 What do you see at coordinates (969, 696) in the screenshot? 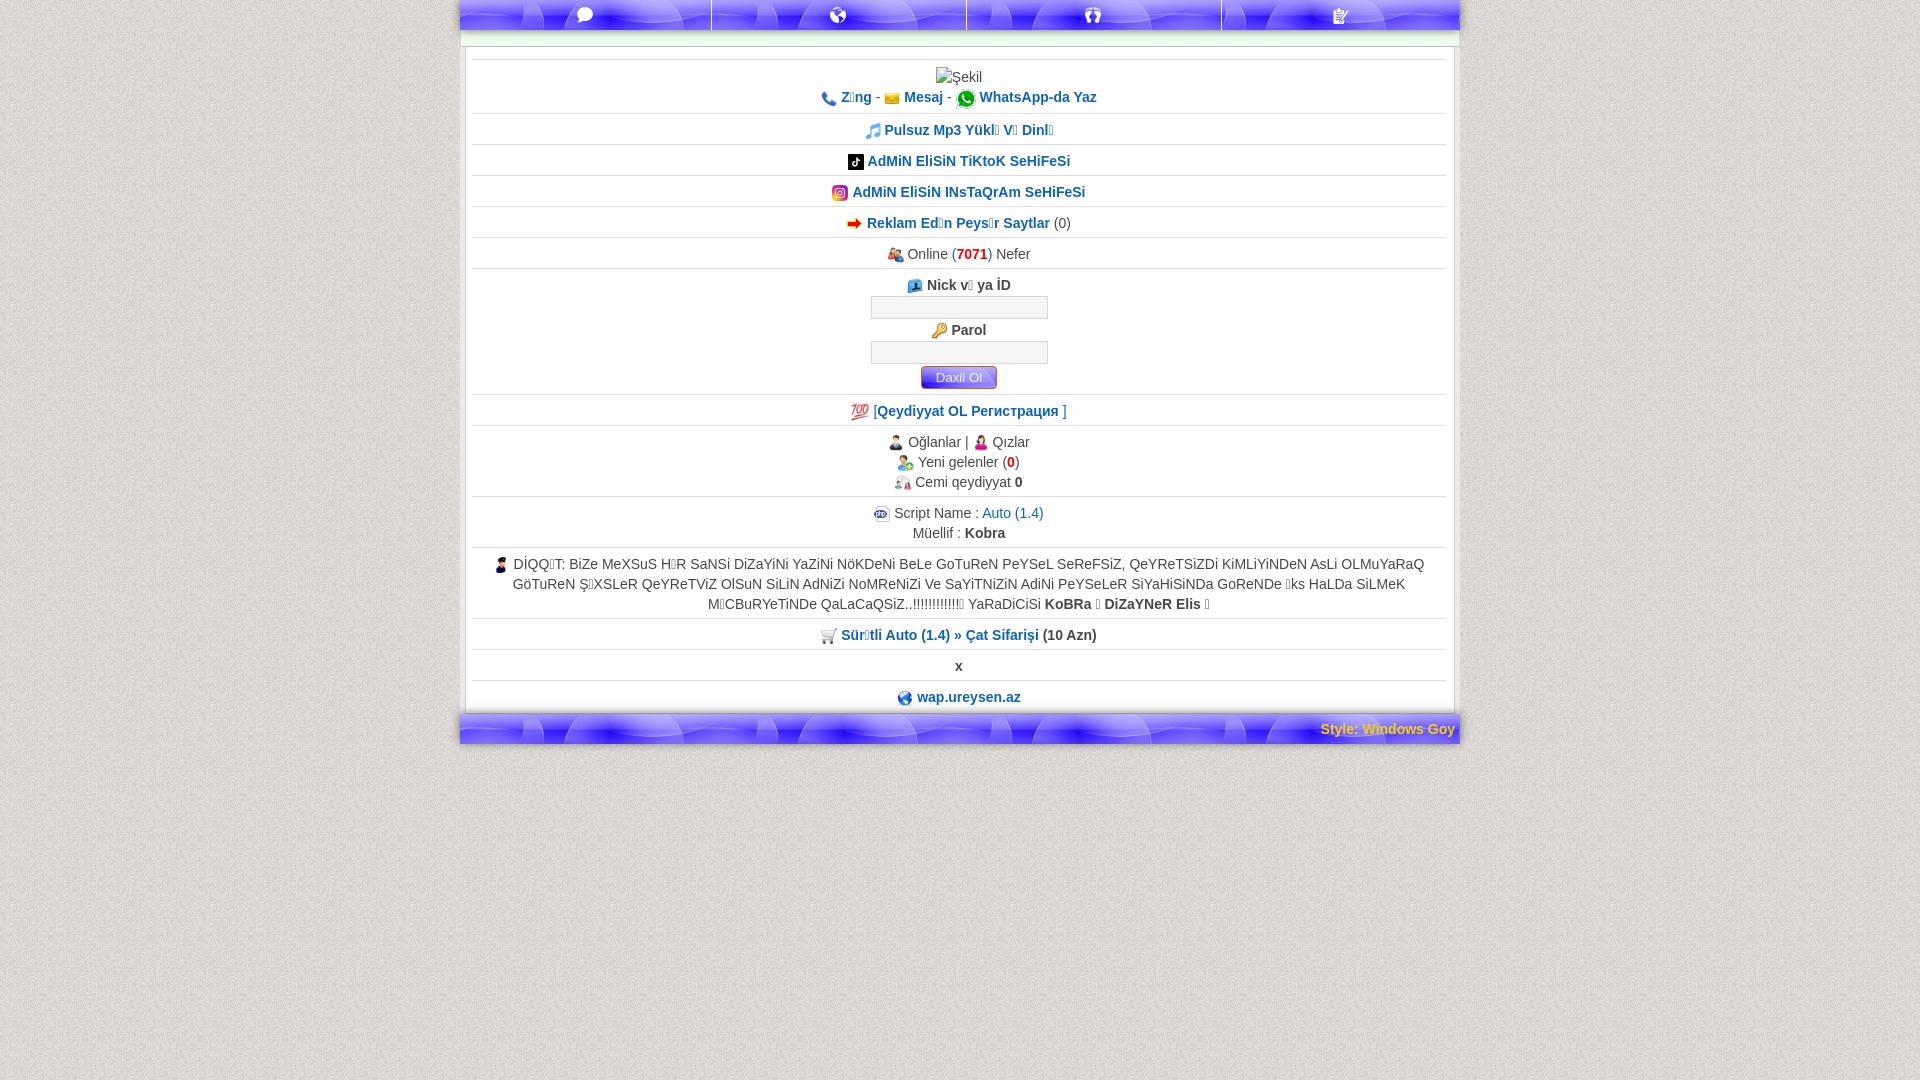
I see `'wap.ureysen.az'` at bounding box center [969, 696].